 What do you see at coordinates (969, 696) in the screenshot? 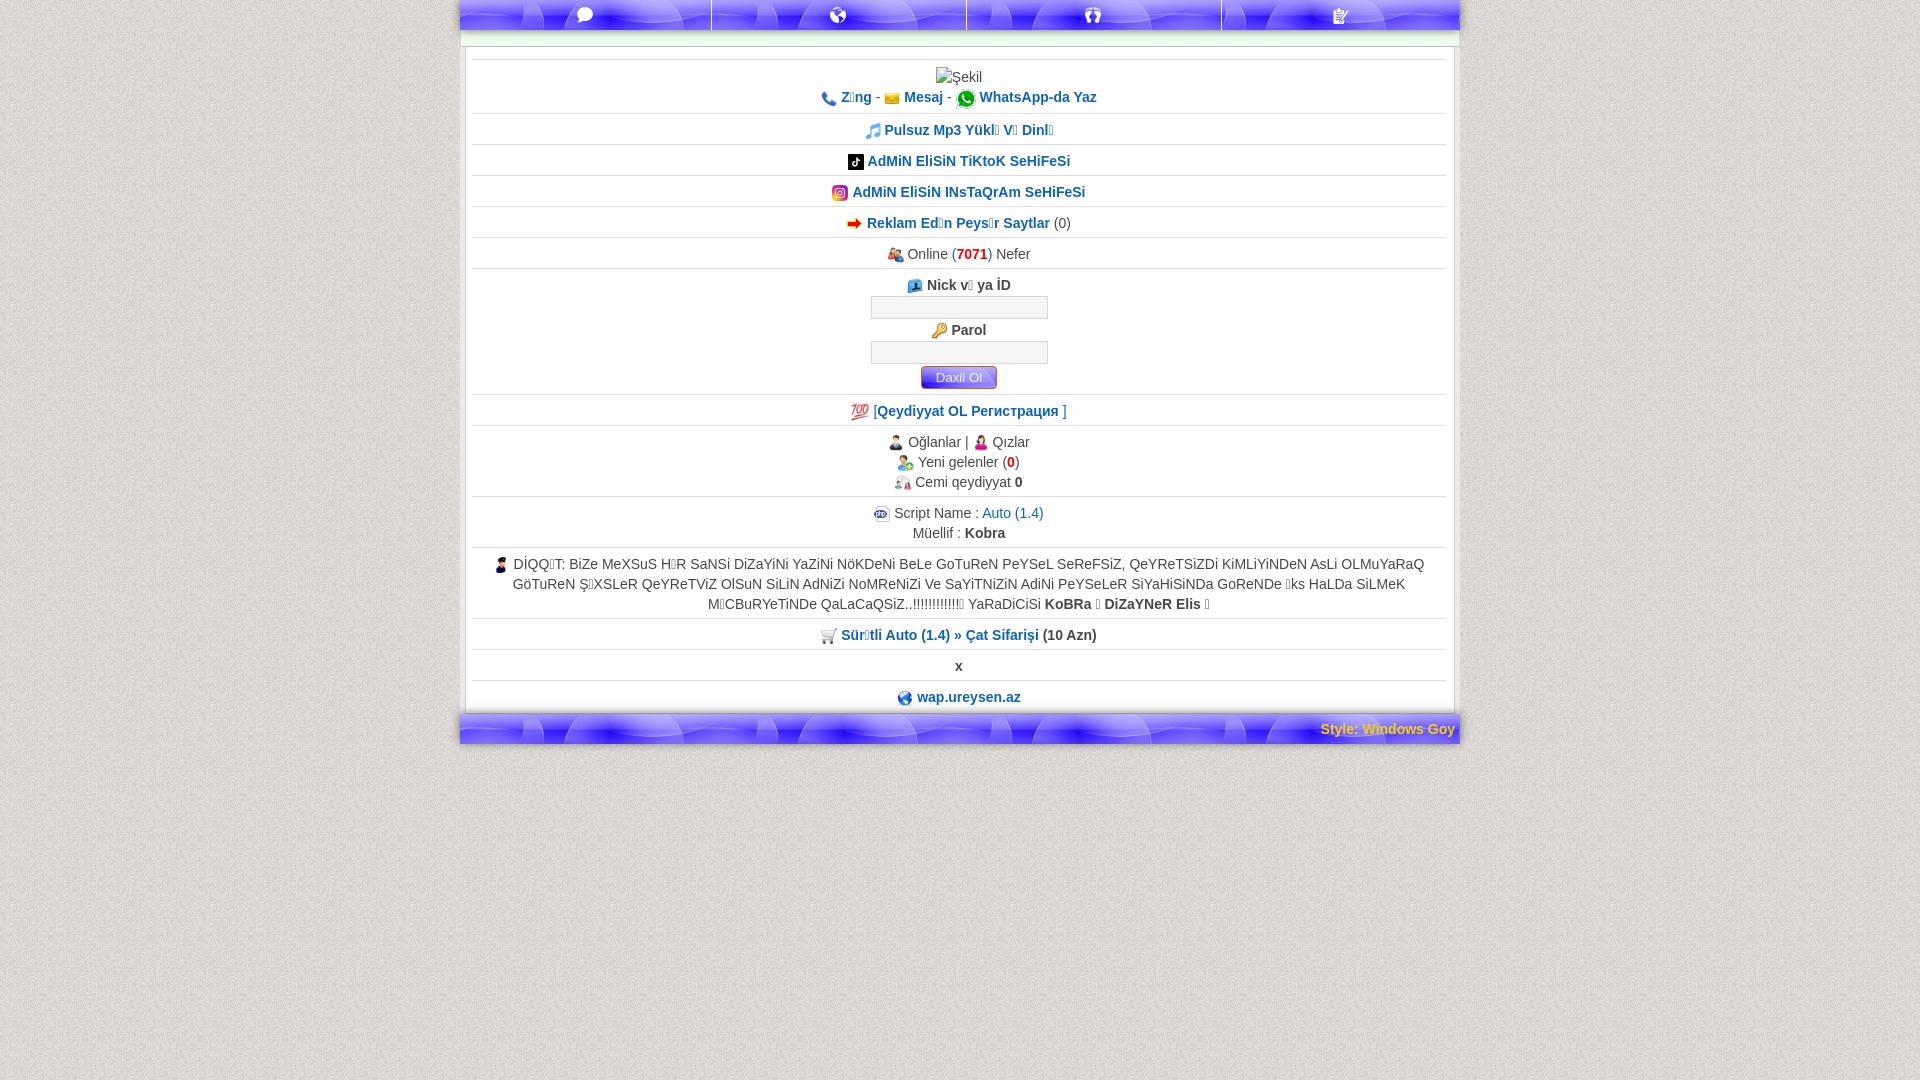
I see `'wap.ureysen.az'` at bounding box center [969, 696].